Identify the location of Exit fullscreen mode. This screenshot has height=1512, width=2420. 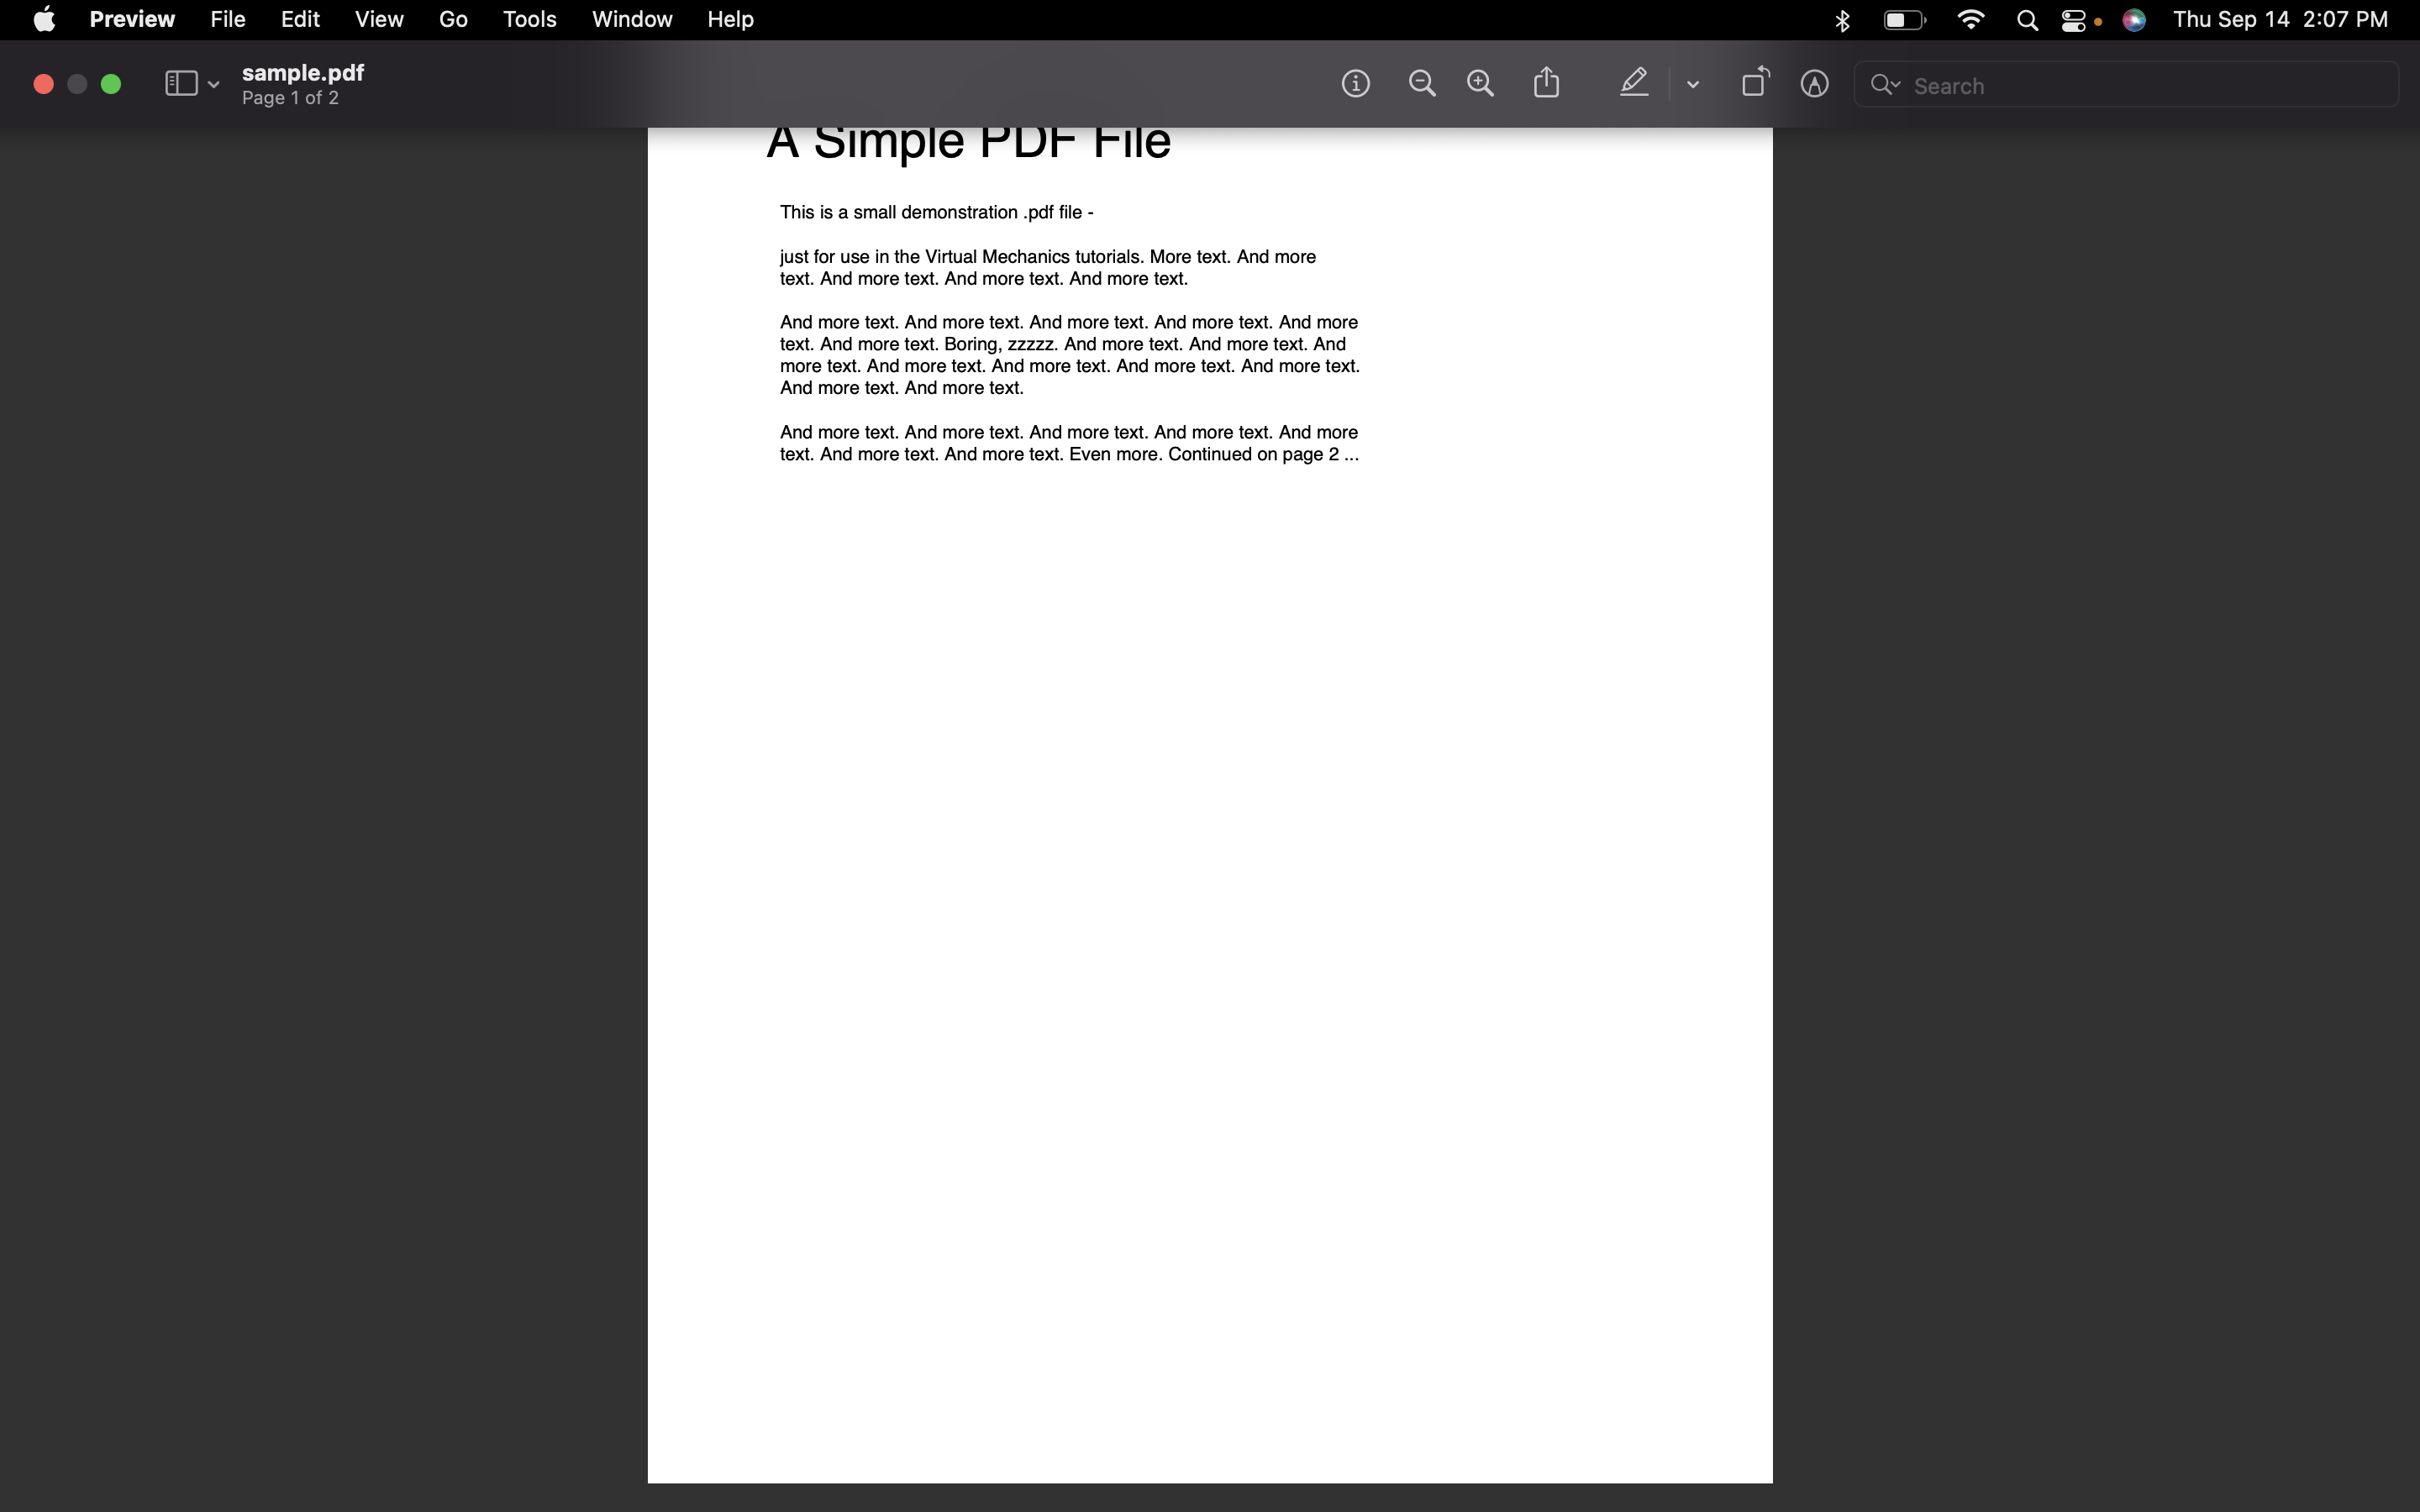
(109, 83).